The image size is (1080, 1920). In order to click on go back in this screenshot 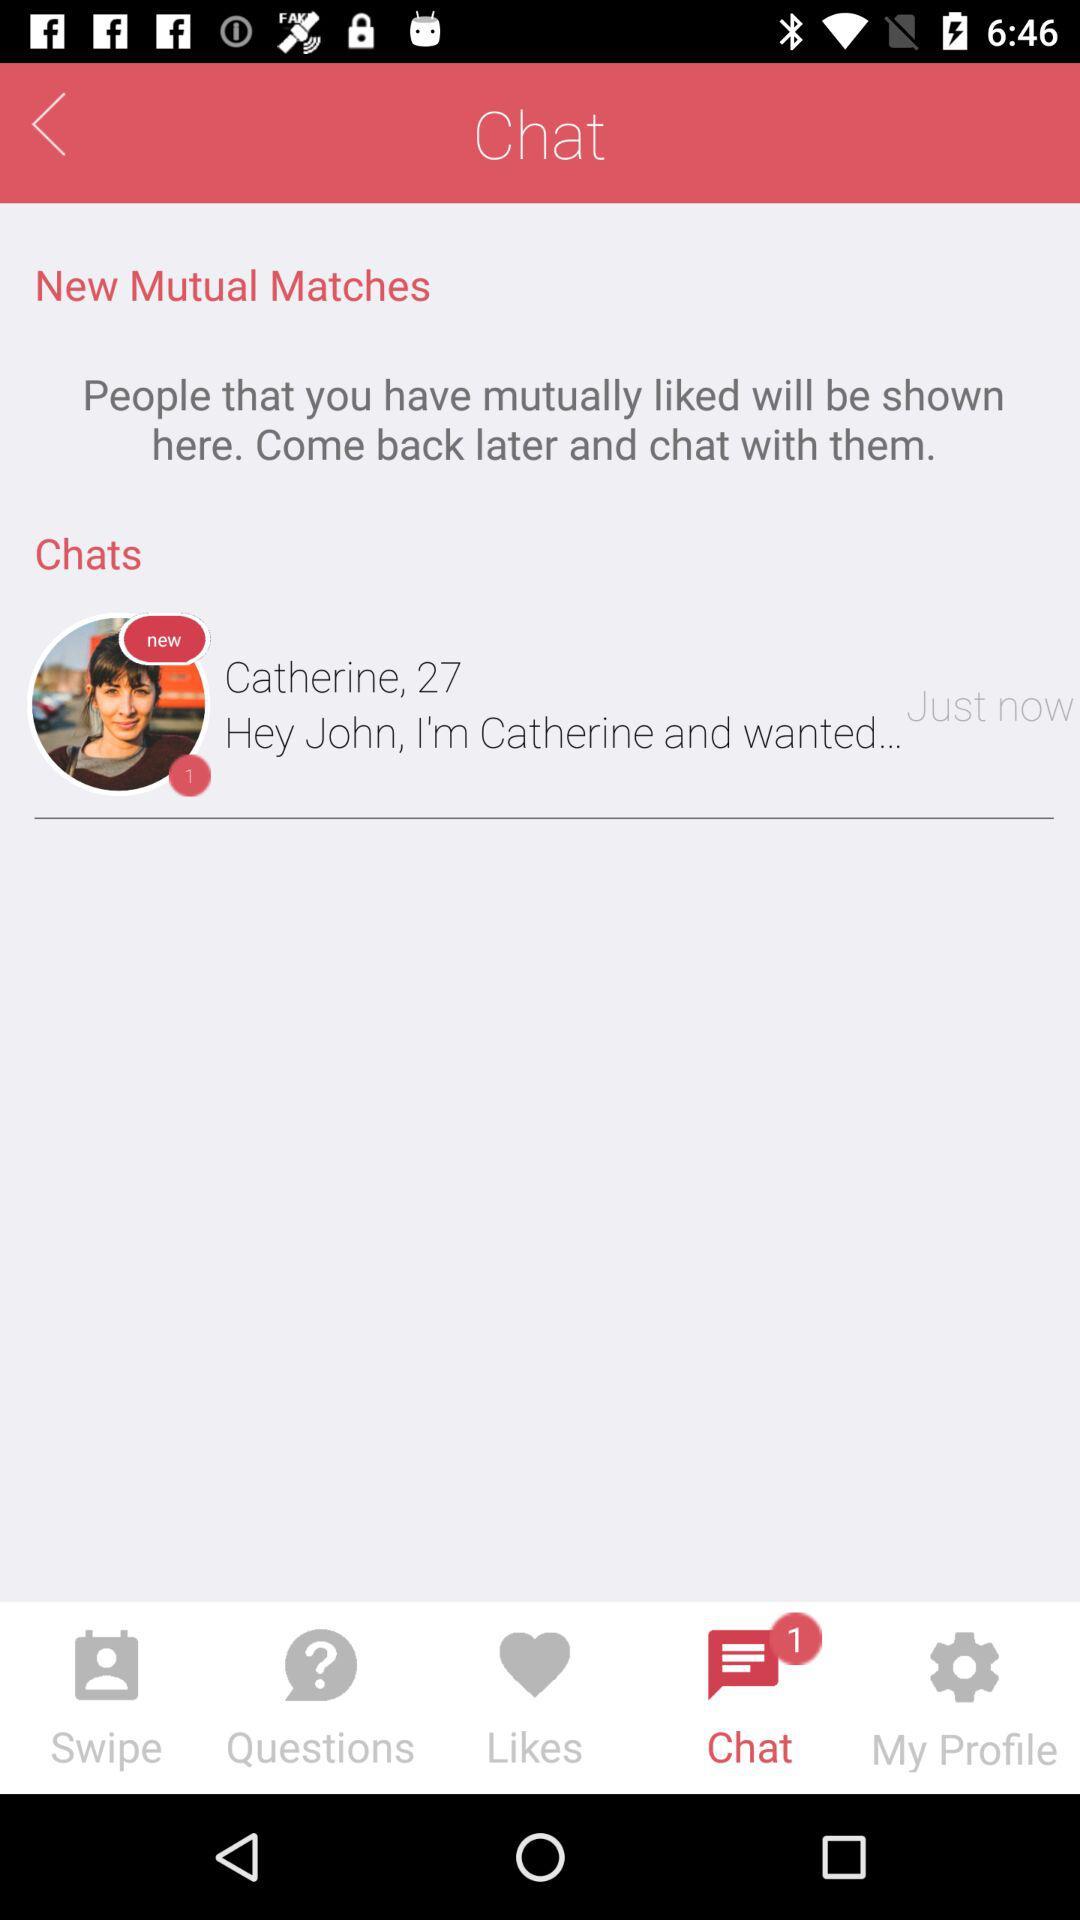, I will do `click(47, 123)`.